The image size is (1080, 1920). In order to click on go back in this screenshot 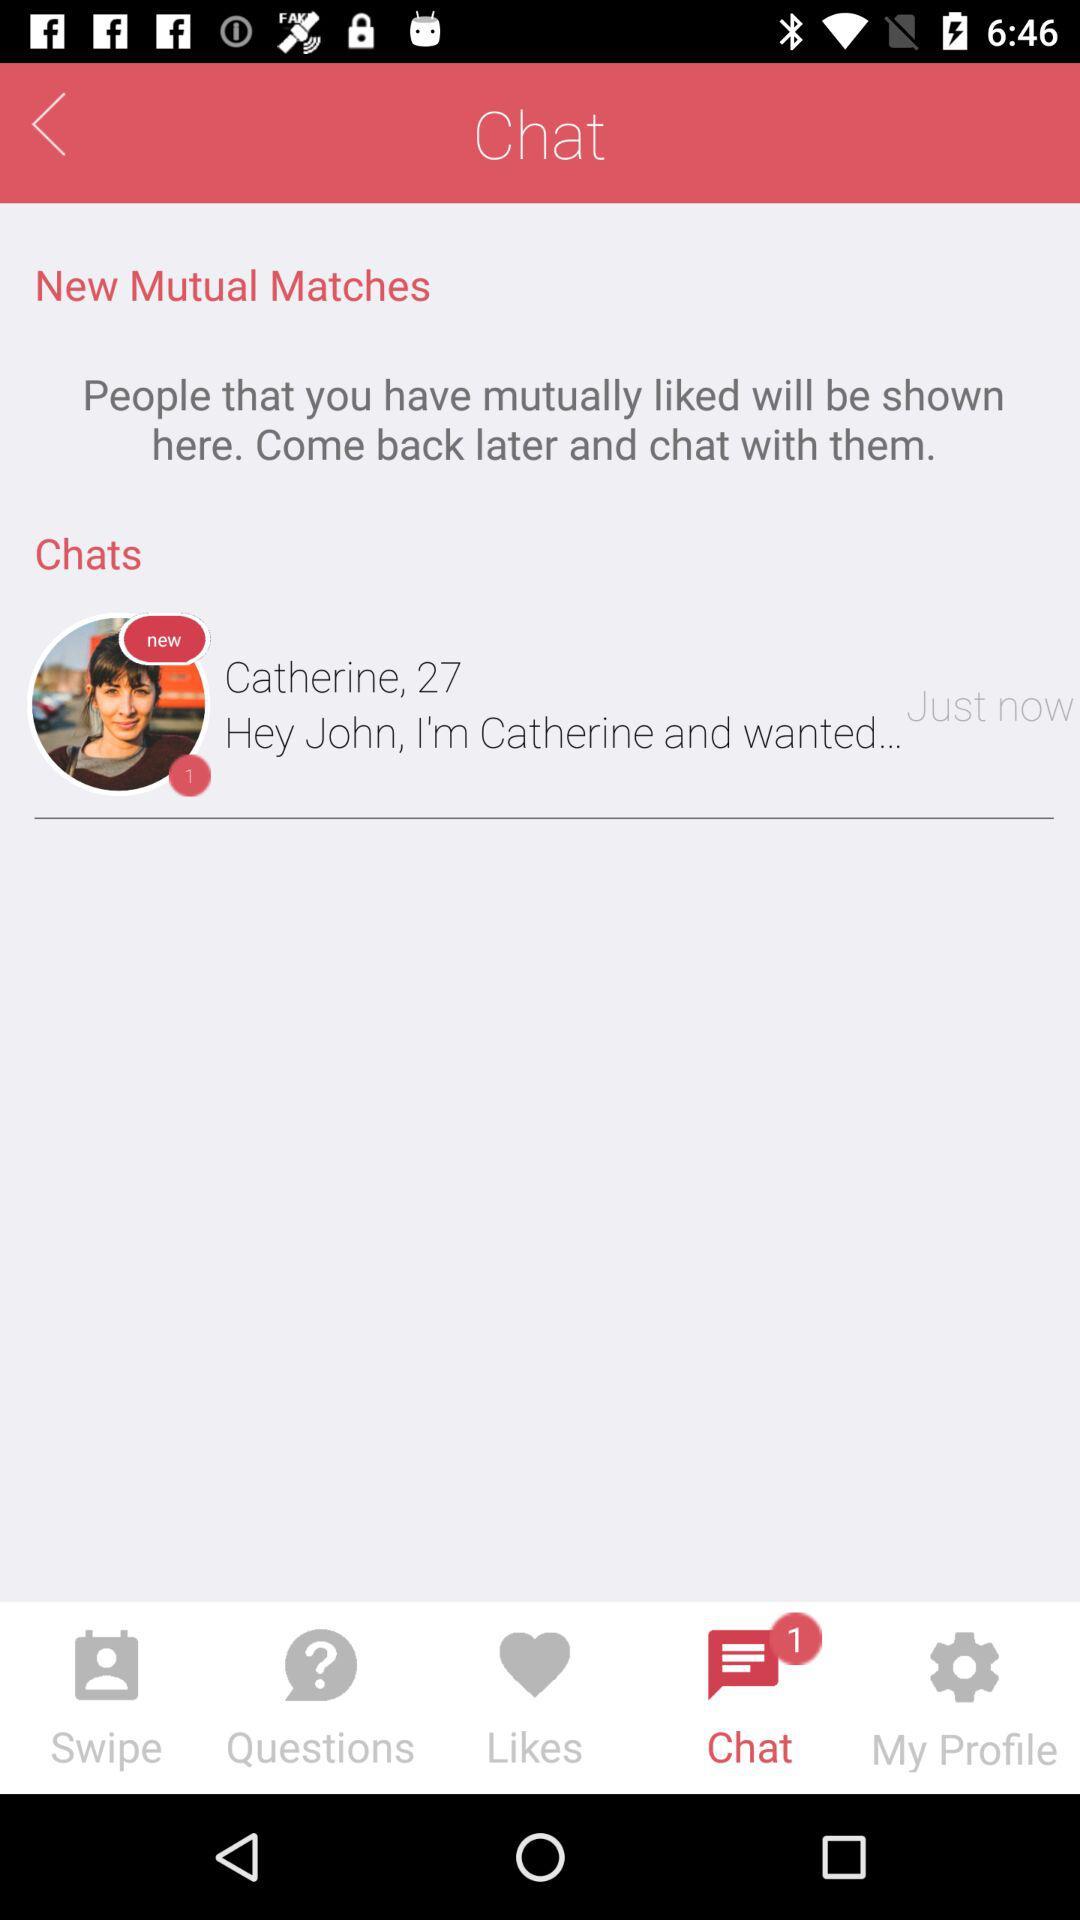, I will do `click(47, 123)`.